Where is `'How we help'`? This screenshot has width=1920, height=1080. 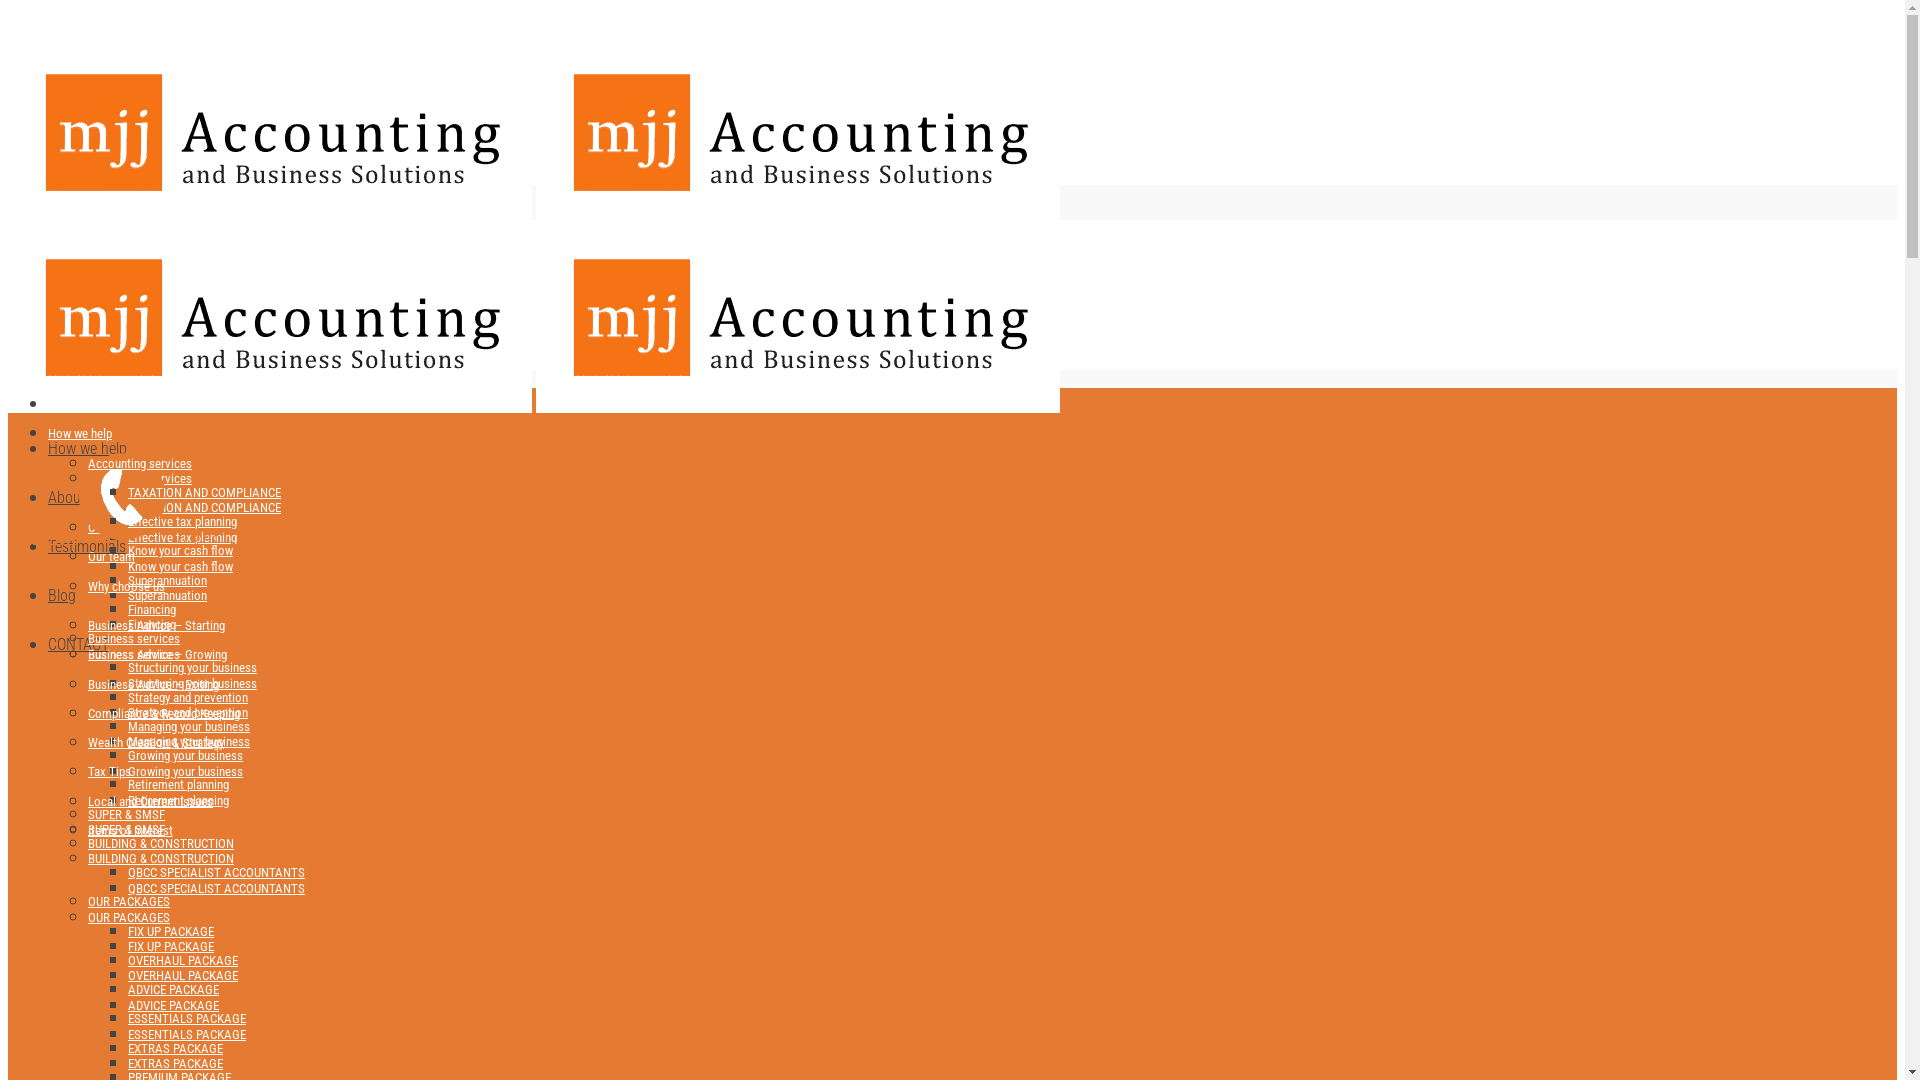 'How we help' is located at coordinates (80, 432).